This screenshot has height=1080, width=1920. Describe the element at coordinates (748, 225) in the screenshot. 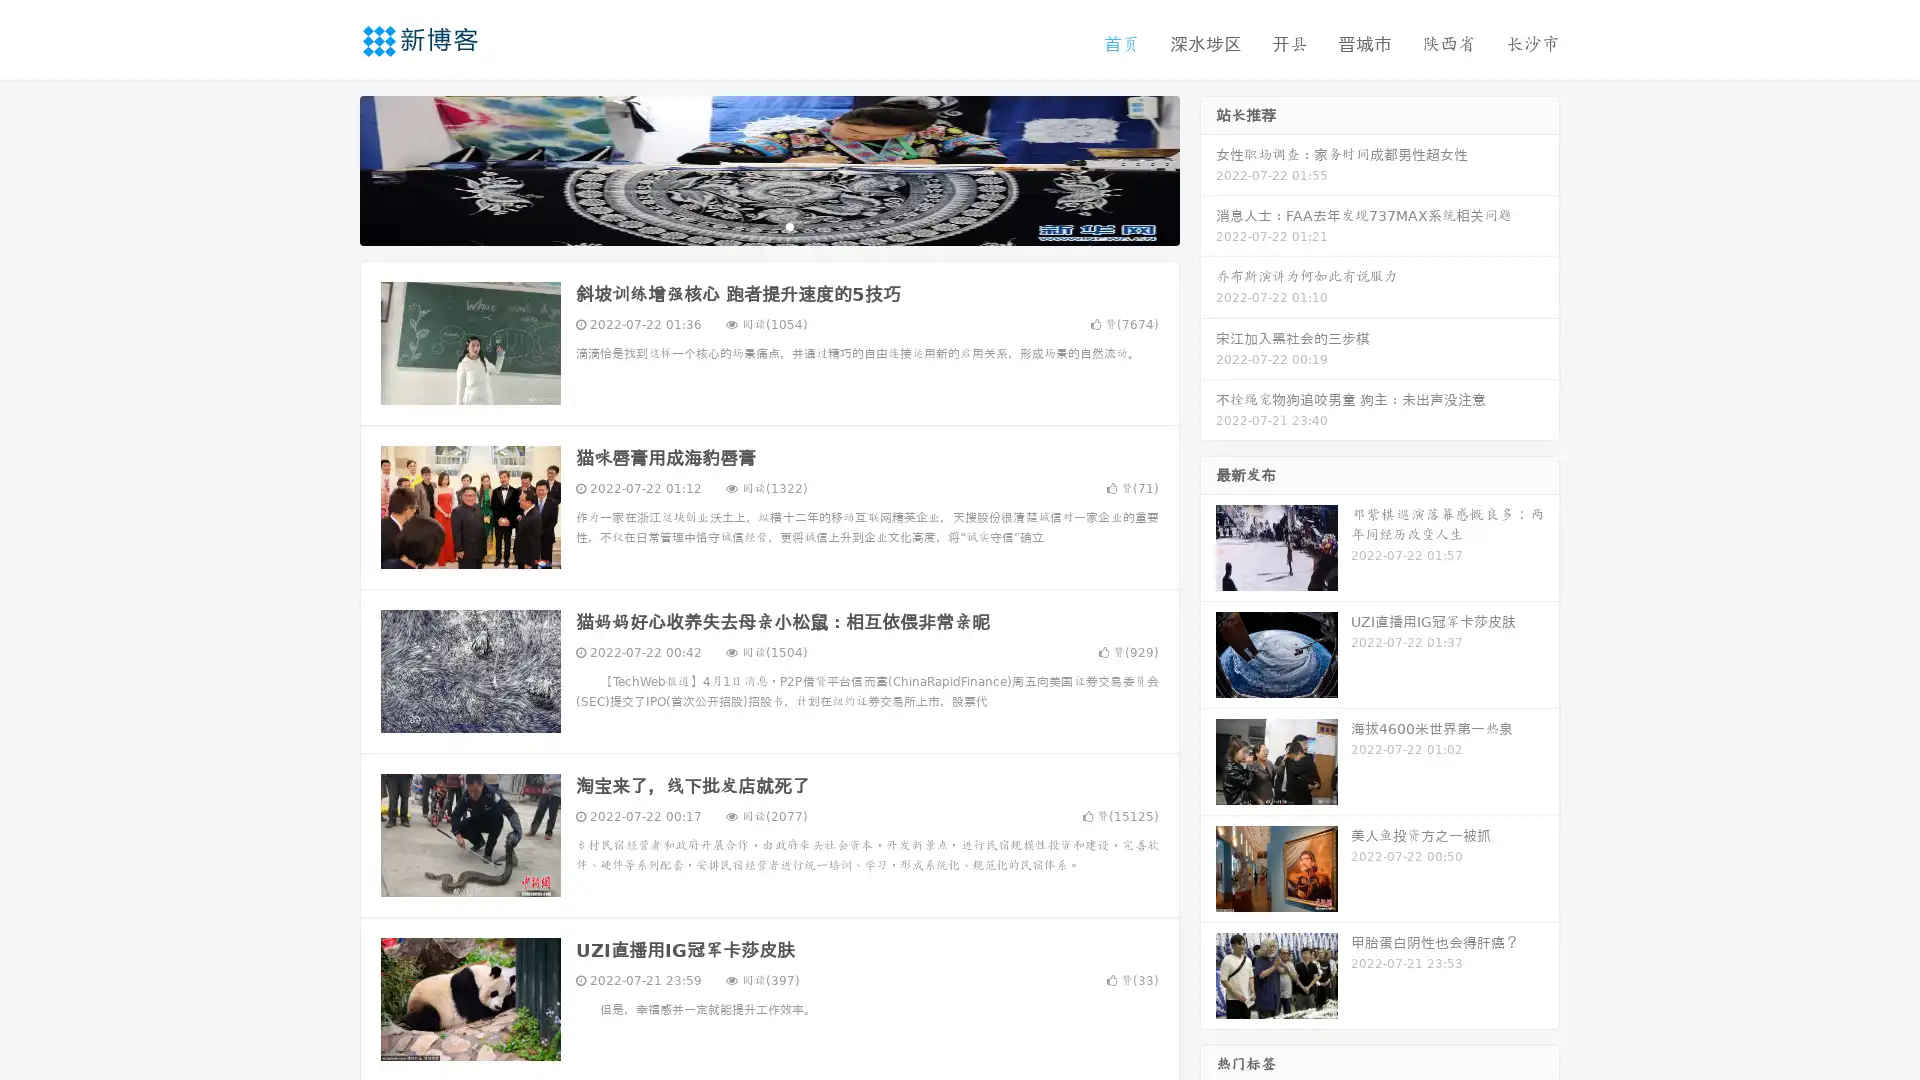

I see `Go to slide 1` at that location.